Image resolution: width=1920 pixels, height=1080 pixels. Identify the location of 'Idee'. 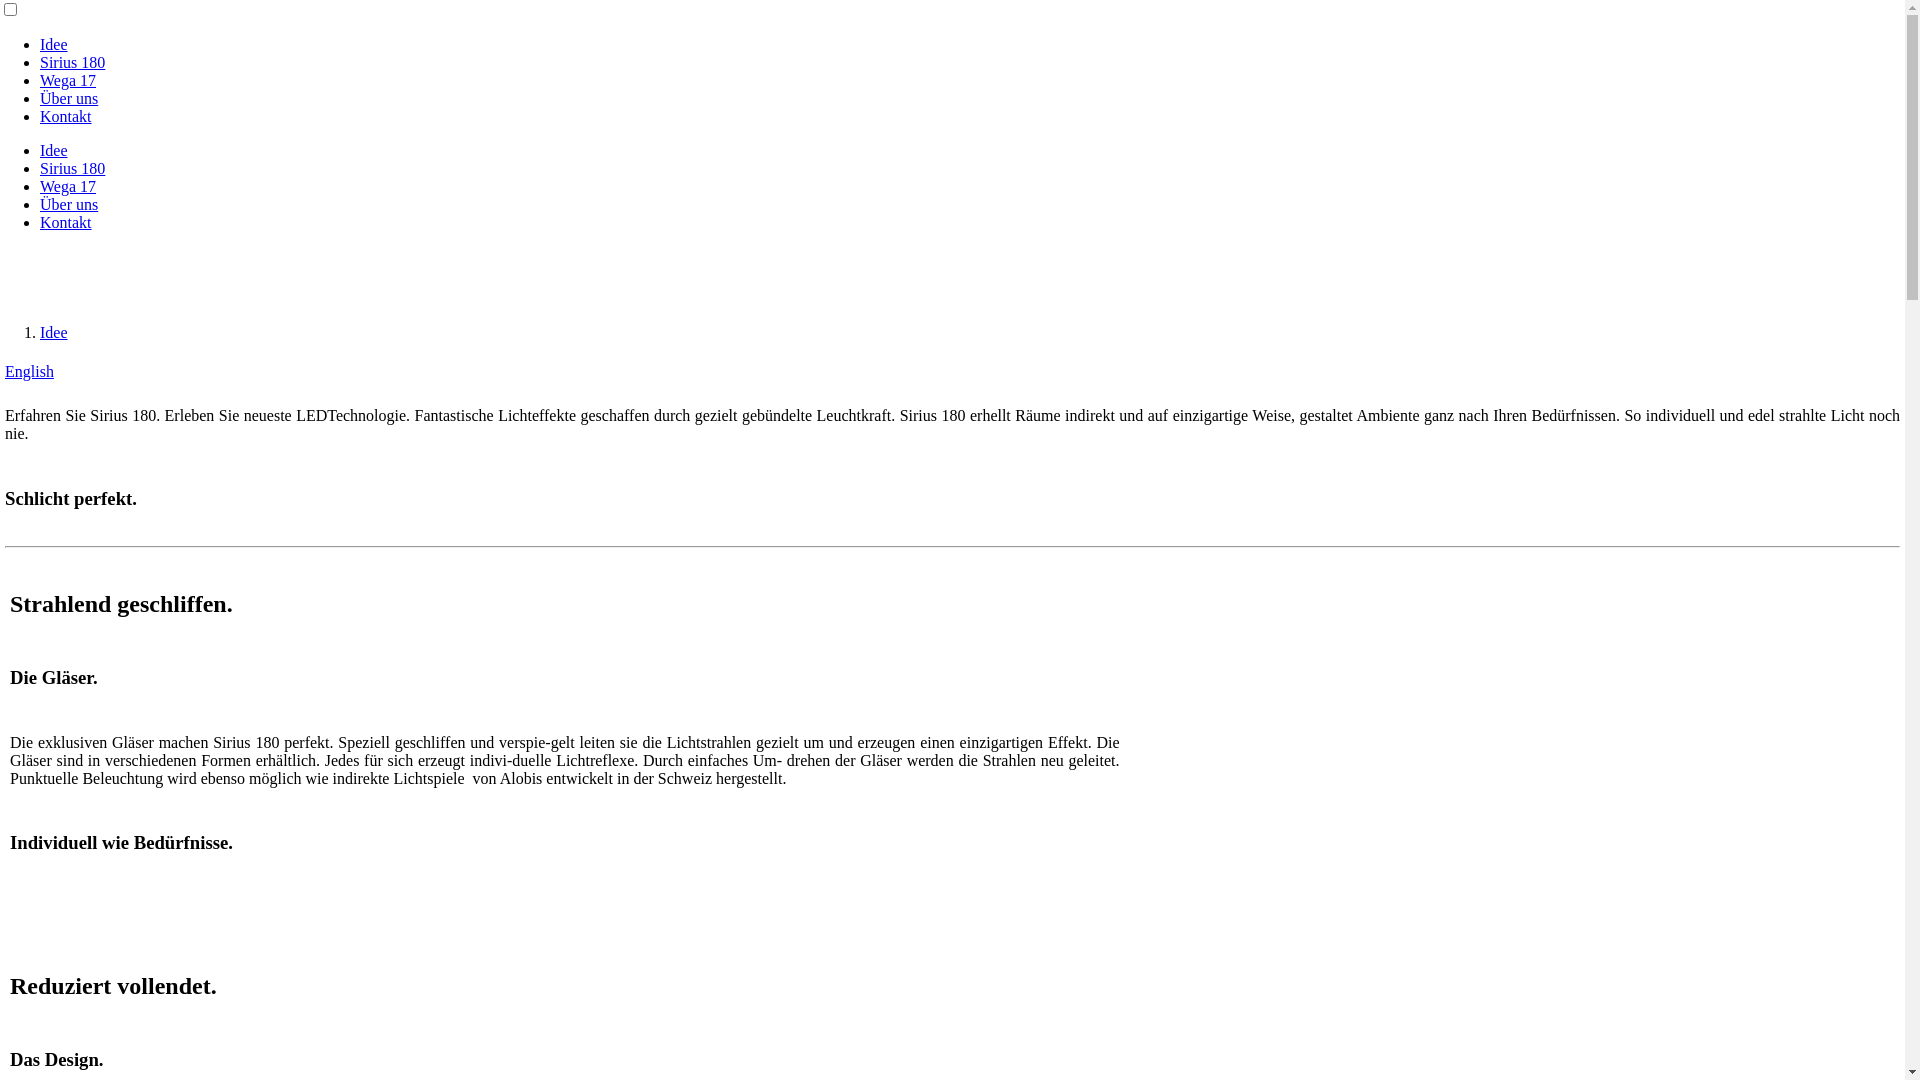
(53, 149).